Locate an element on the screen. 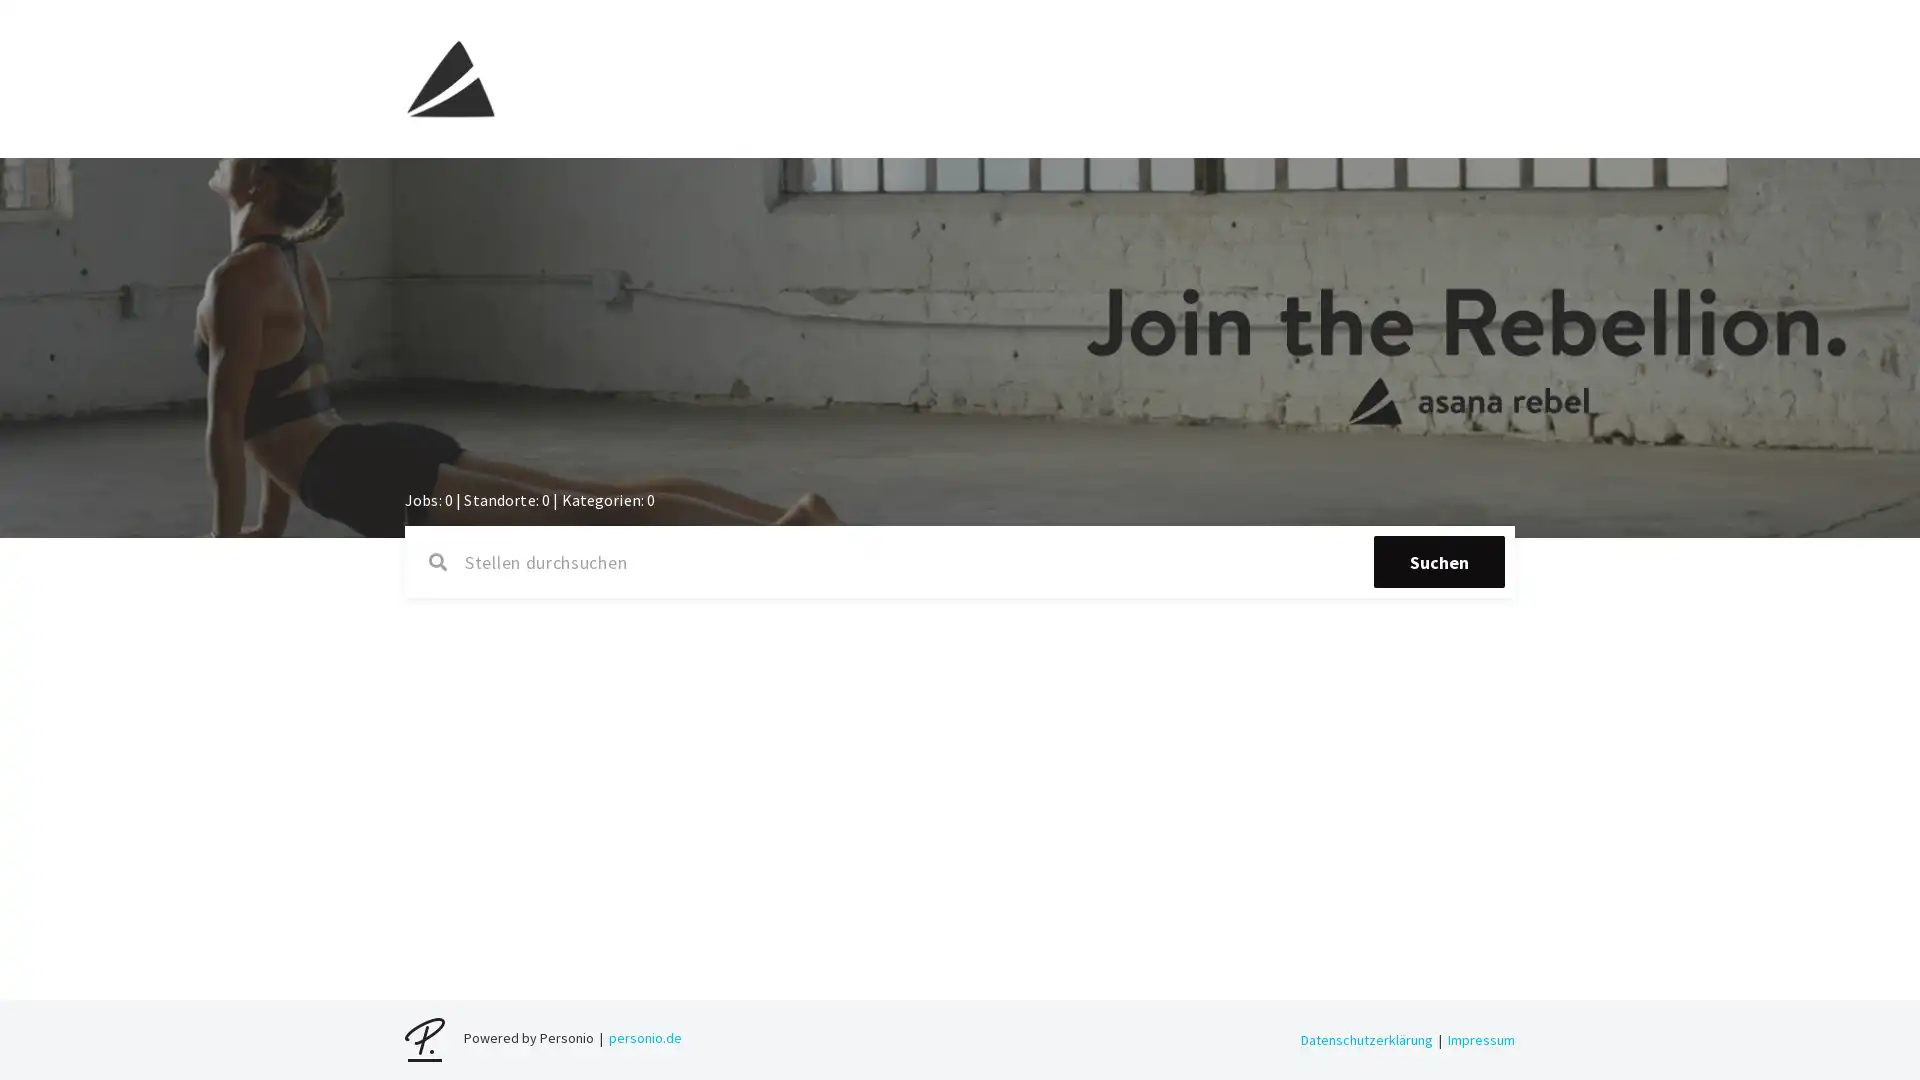  Suchen is located at coordinates (1438, 562).